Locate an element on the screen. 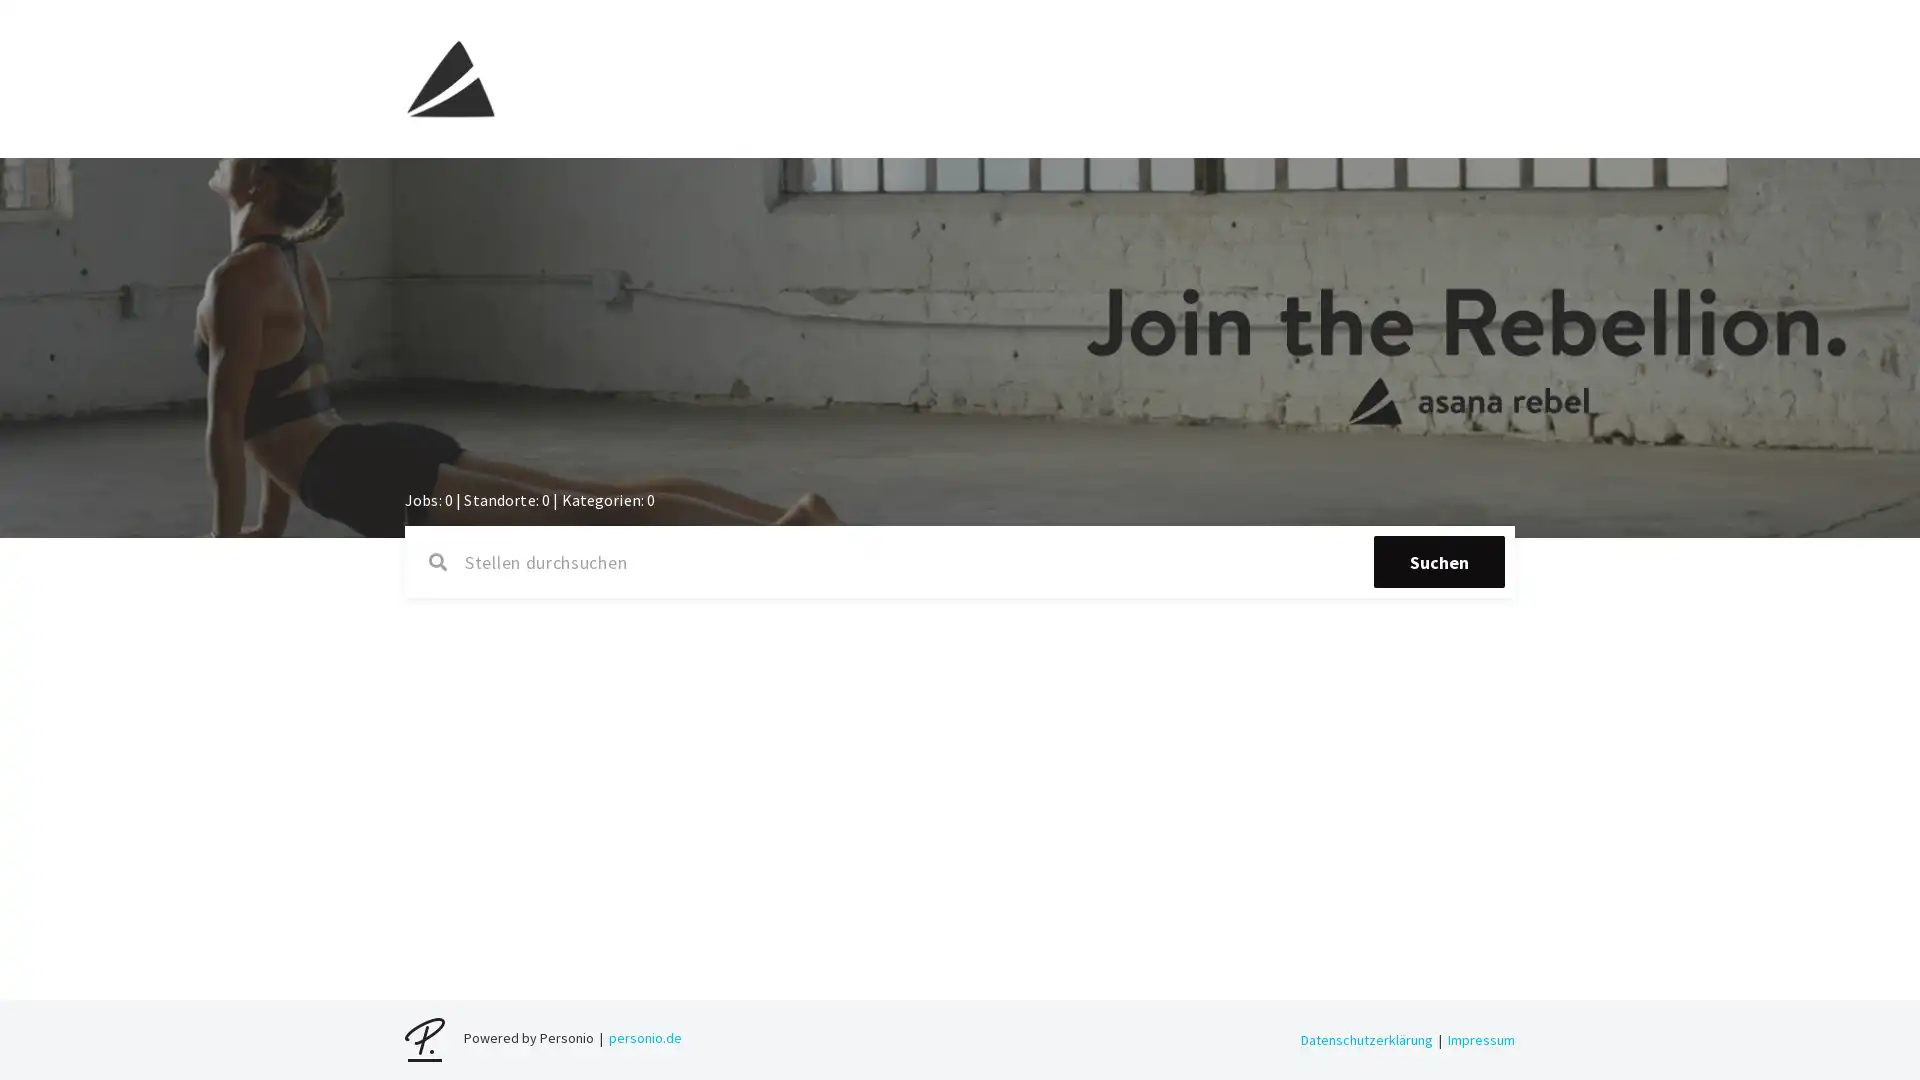  Suchen is located at coordinates (1438, 562).